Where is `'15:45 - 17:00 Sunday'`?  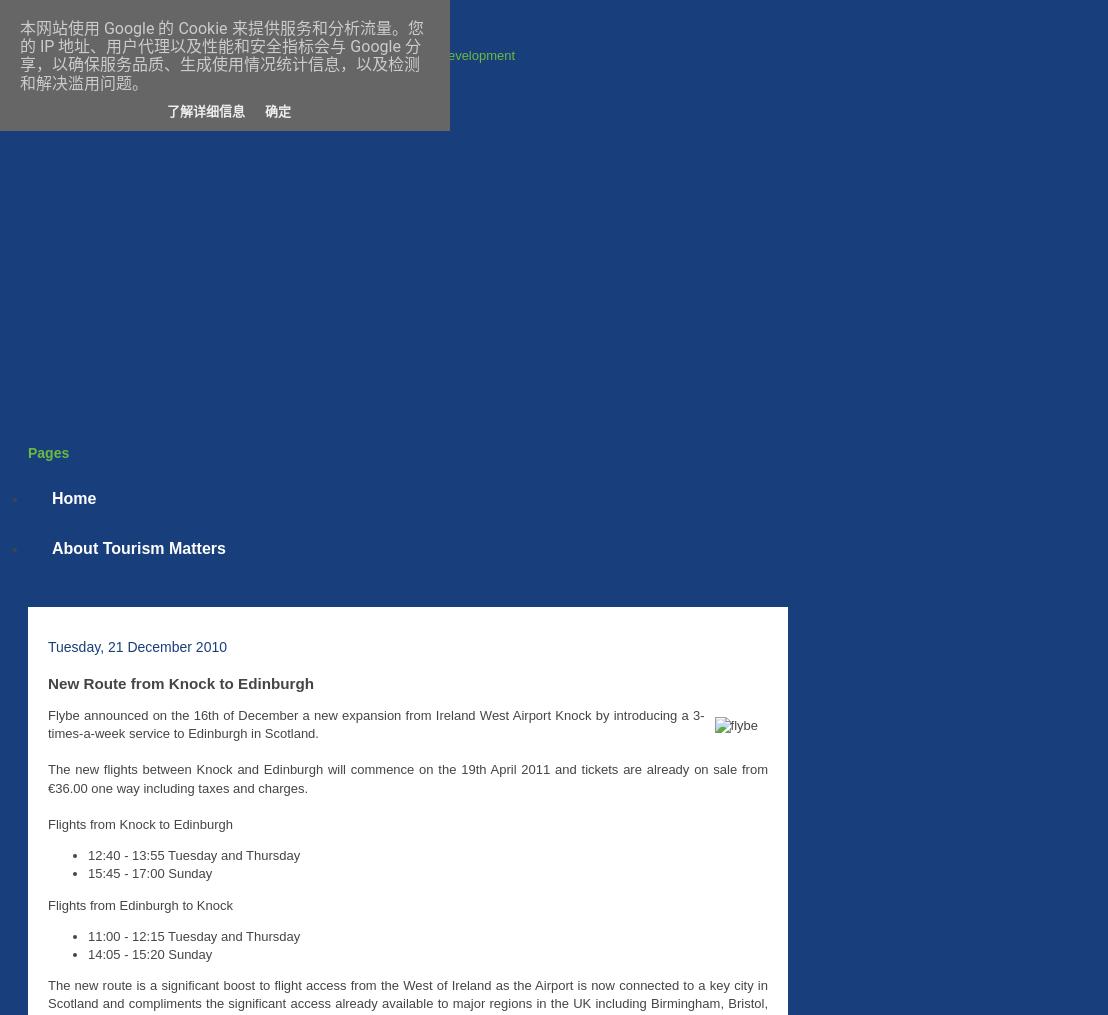 '15:45 - 17:00 Sunday' is located at coordinates (149, 872).